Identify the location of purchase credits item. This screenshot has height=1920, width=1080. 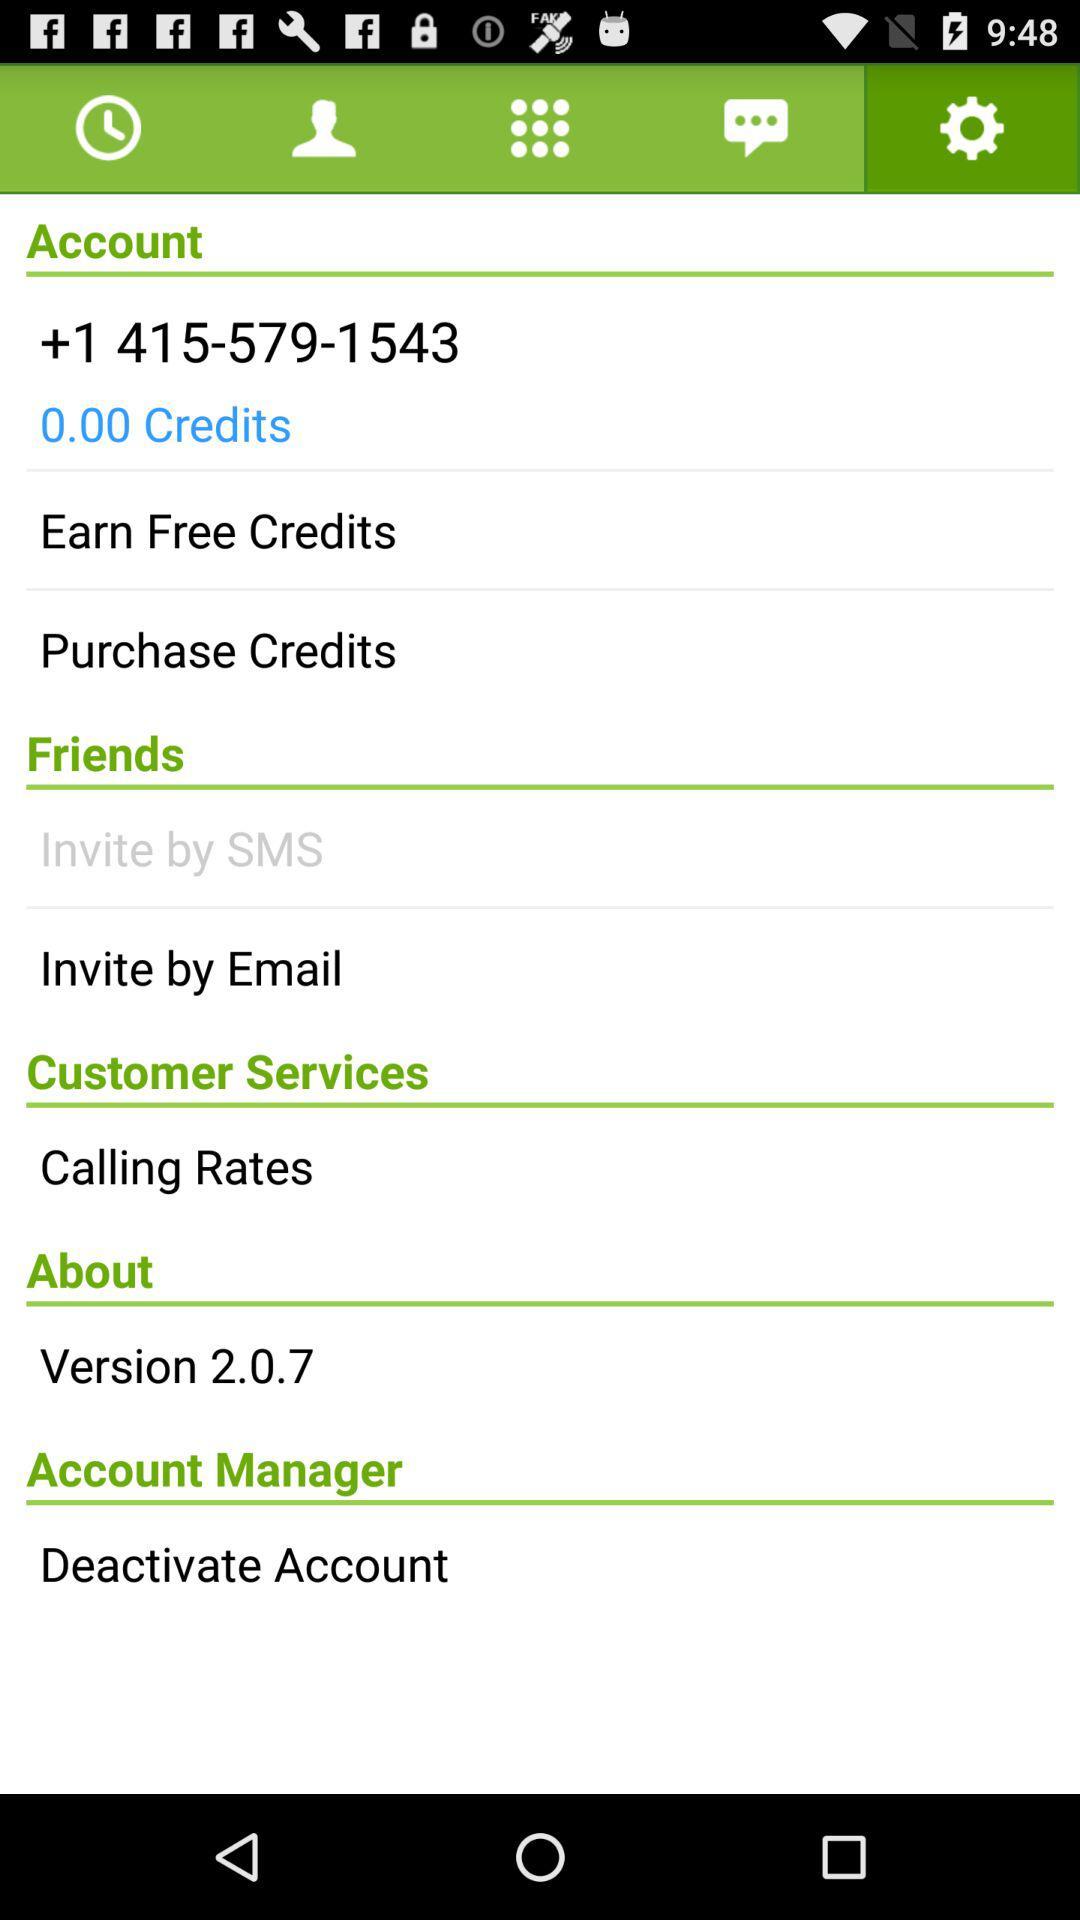
(540, 649).